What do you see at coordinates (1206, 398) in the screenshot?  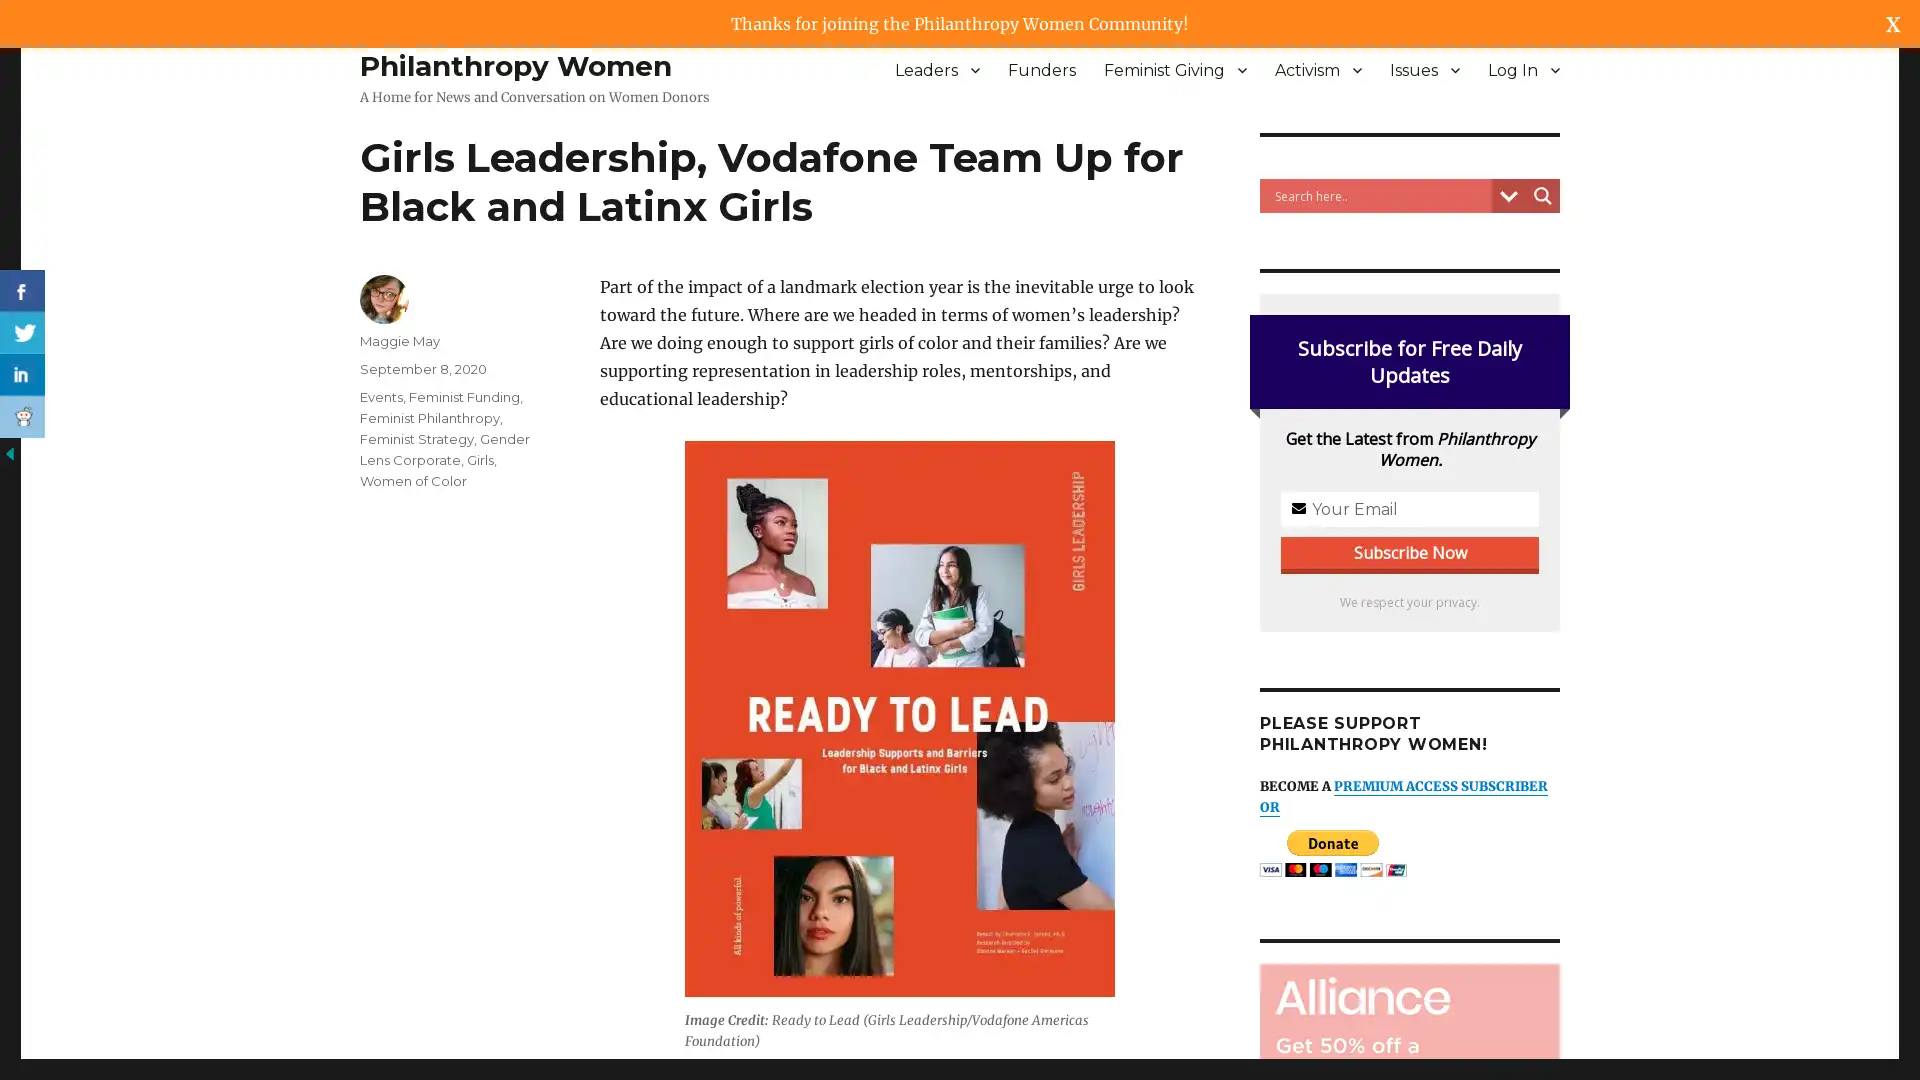 I see `Close` at bounding box center [1206, 398].